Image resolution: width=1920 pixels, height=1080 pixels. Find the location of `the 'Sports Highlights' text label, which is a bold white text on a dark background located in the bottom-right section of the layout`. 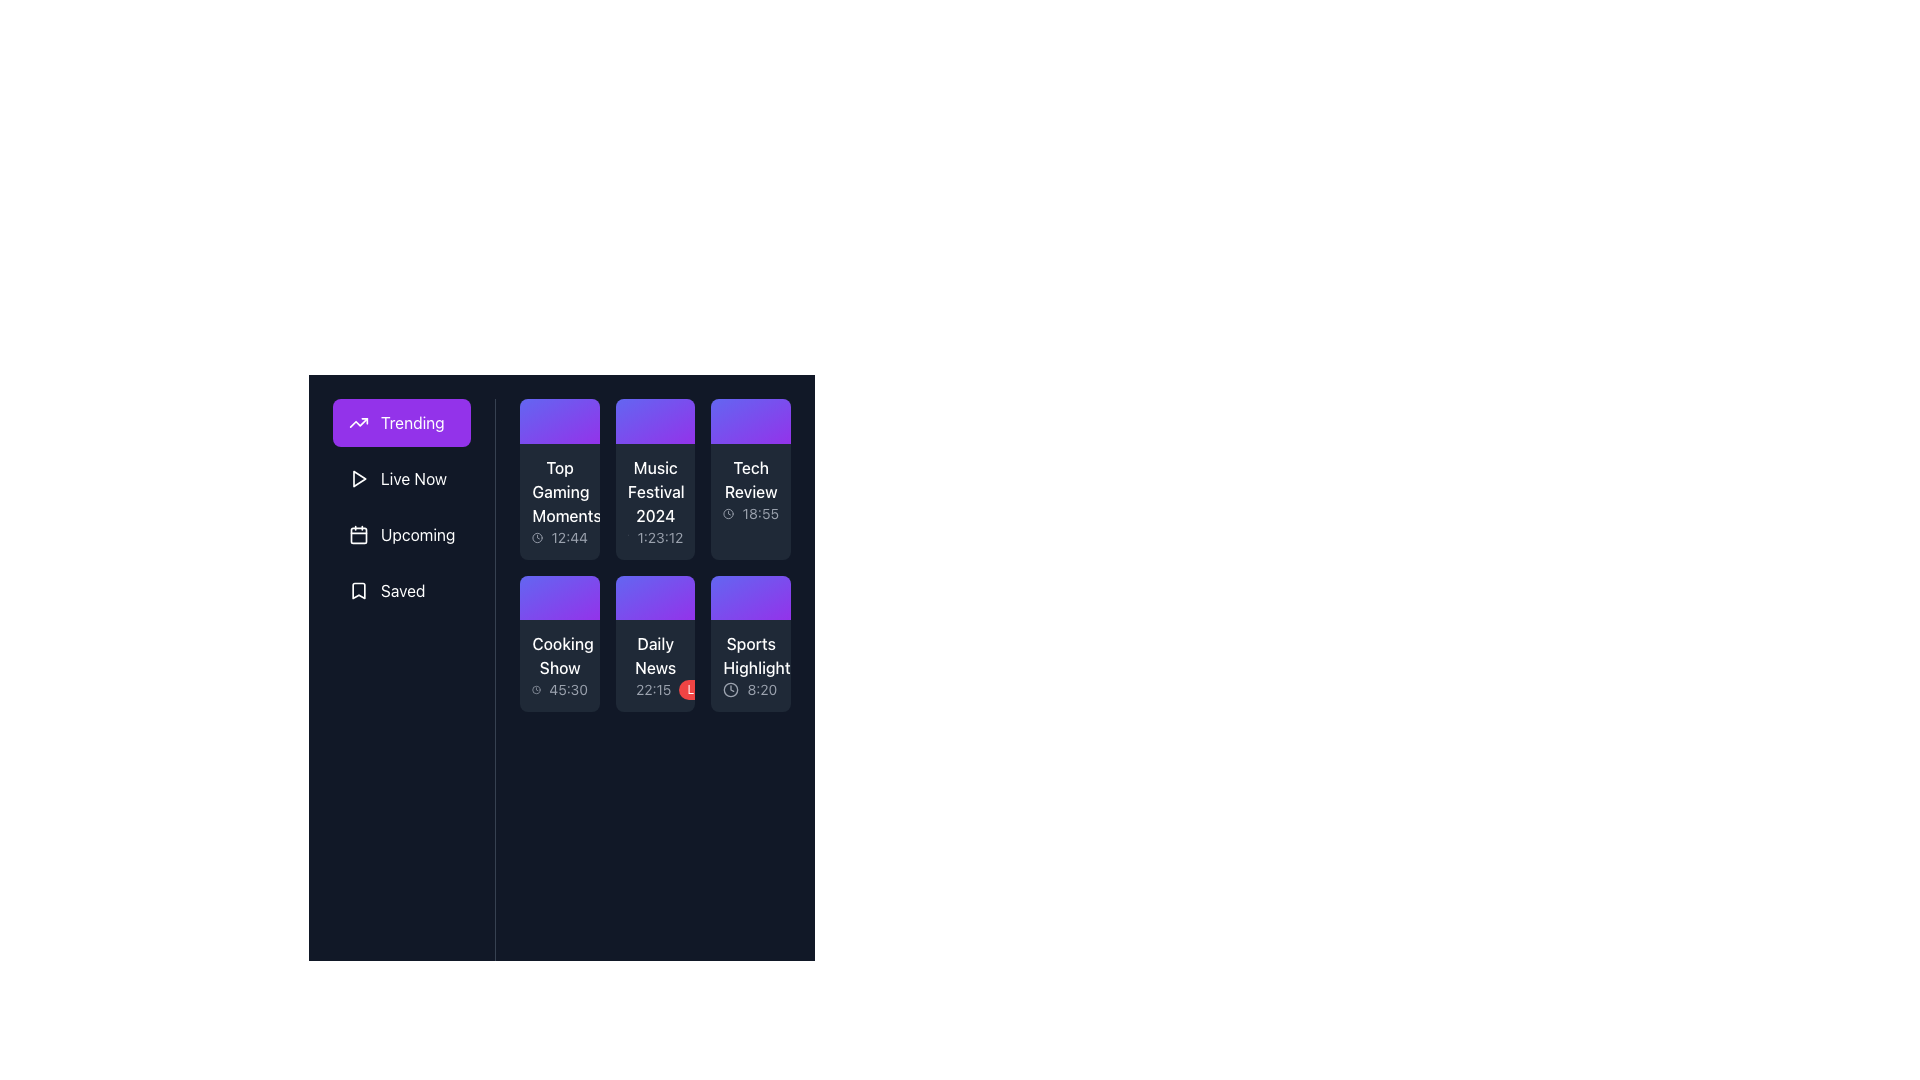

the 'Sports Highlights' text label, which is a bold white text on a dark background located in the bottom-right section of the layout is located at coordinates (750, 656).